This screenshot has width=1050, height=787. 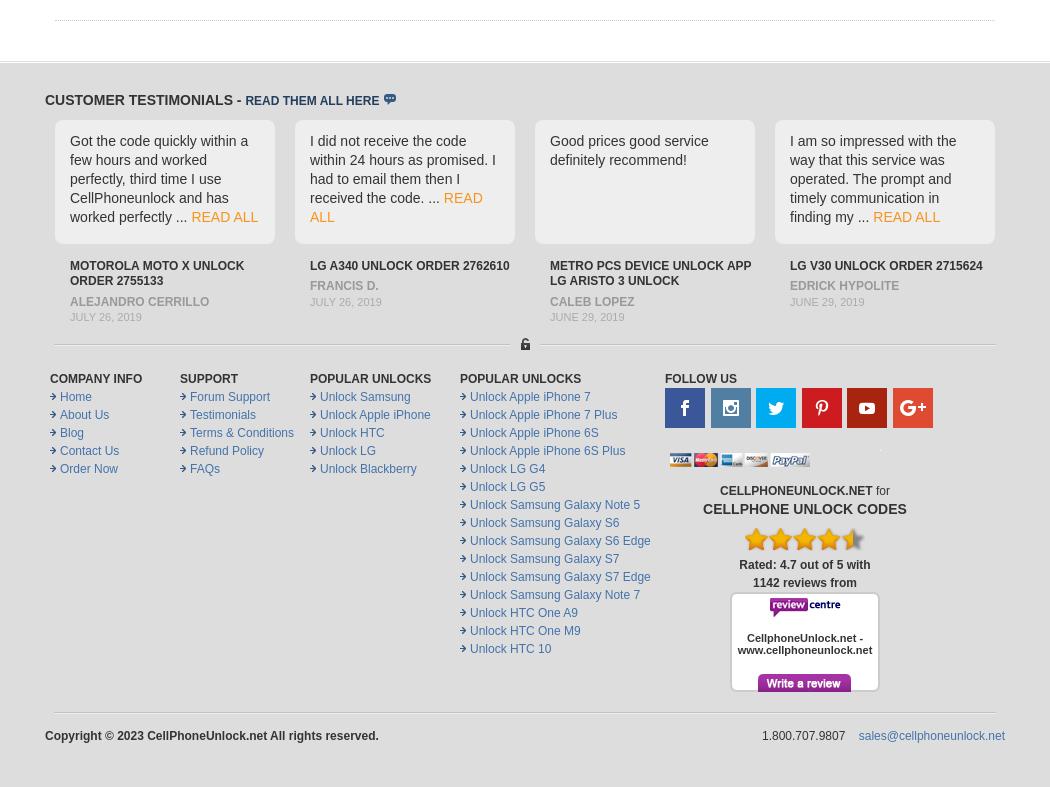 I want to click on 'FAQs', so click(x=203, y=468).